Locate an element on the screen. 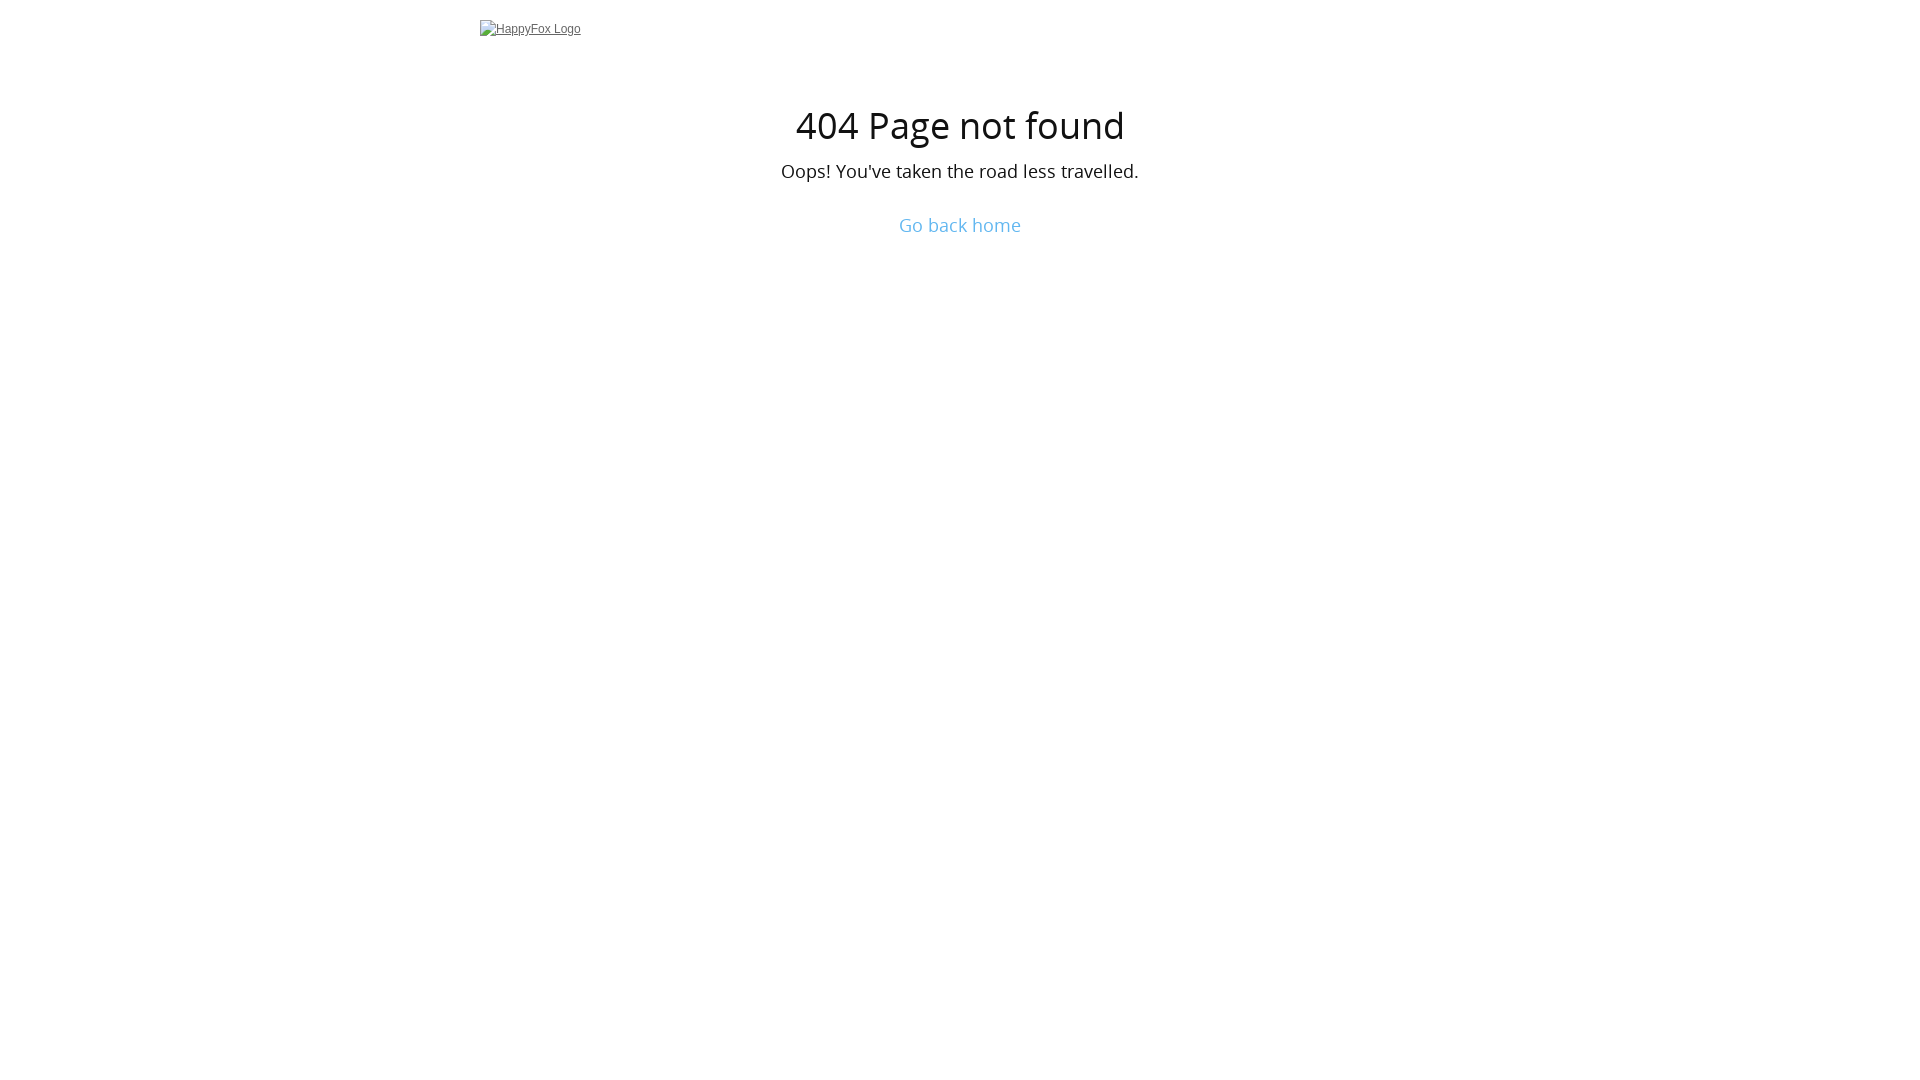  'Go back home' is located at coordinates (897, 224).